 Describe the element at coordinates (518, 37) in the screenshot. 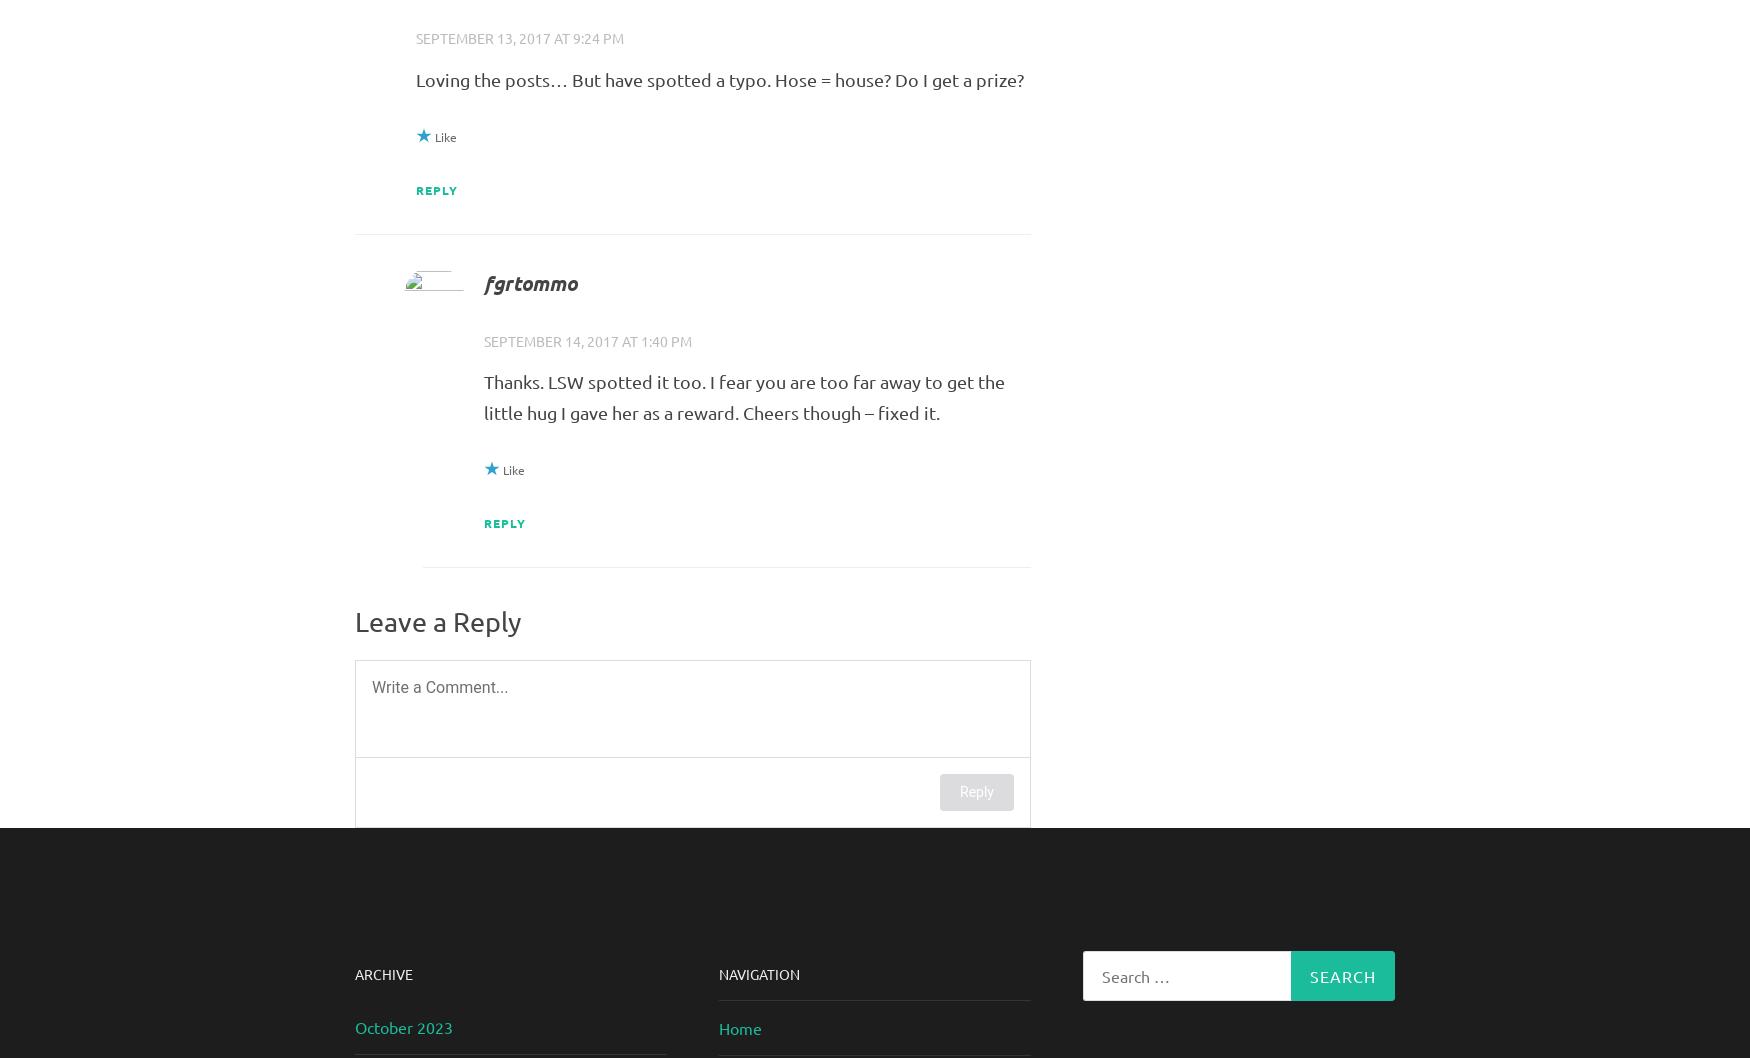

I see `'September 13, 2017 at 9:24 pm'` at that location.